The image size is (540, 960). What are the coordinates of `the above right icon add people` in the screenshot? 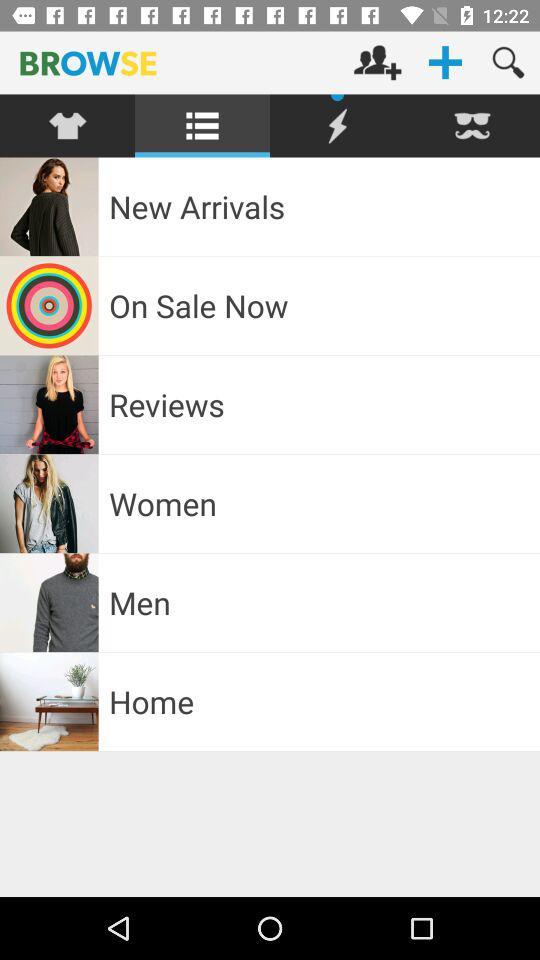 It's located at (377, 62).